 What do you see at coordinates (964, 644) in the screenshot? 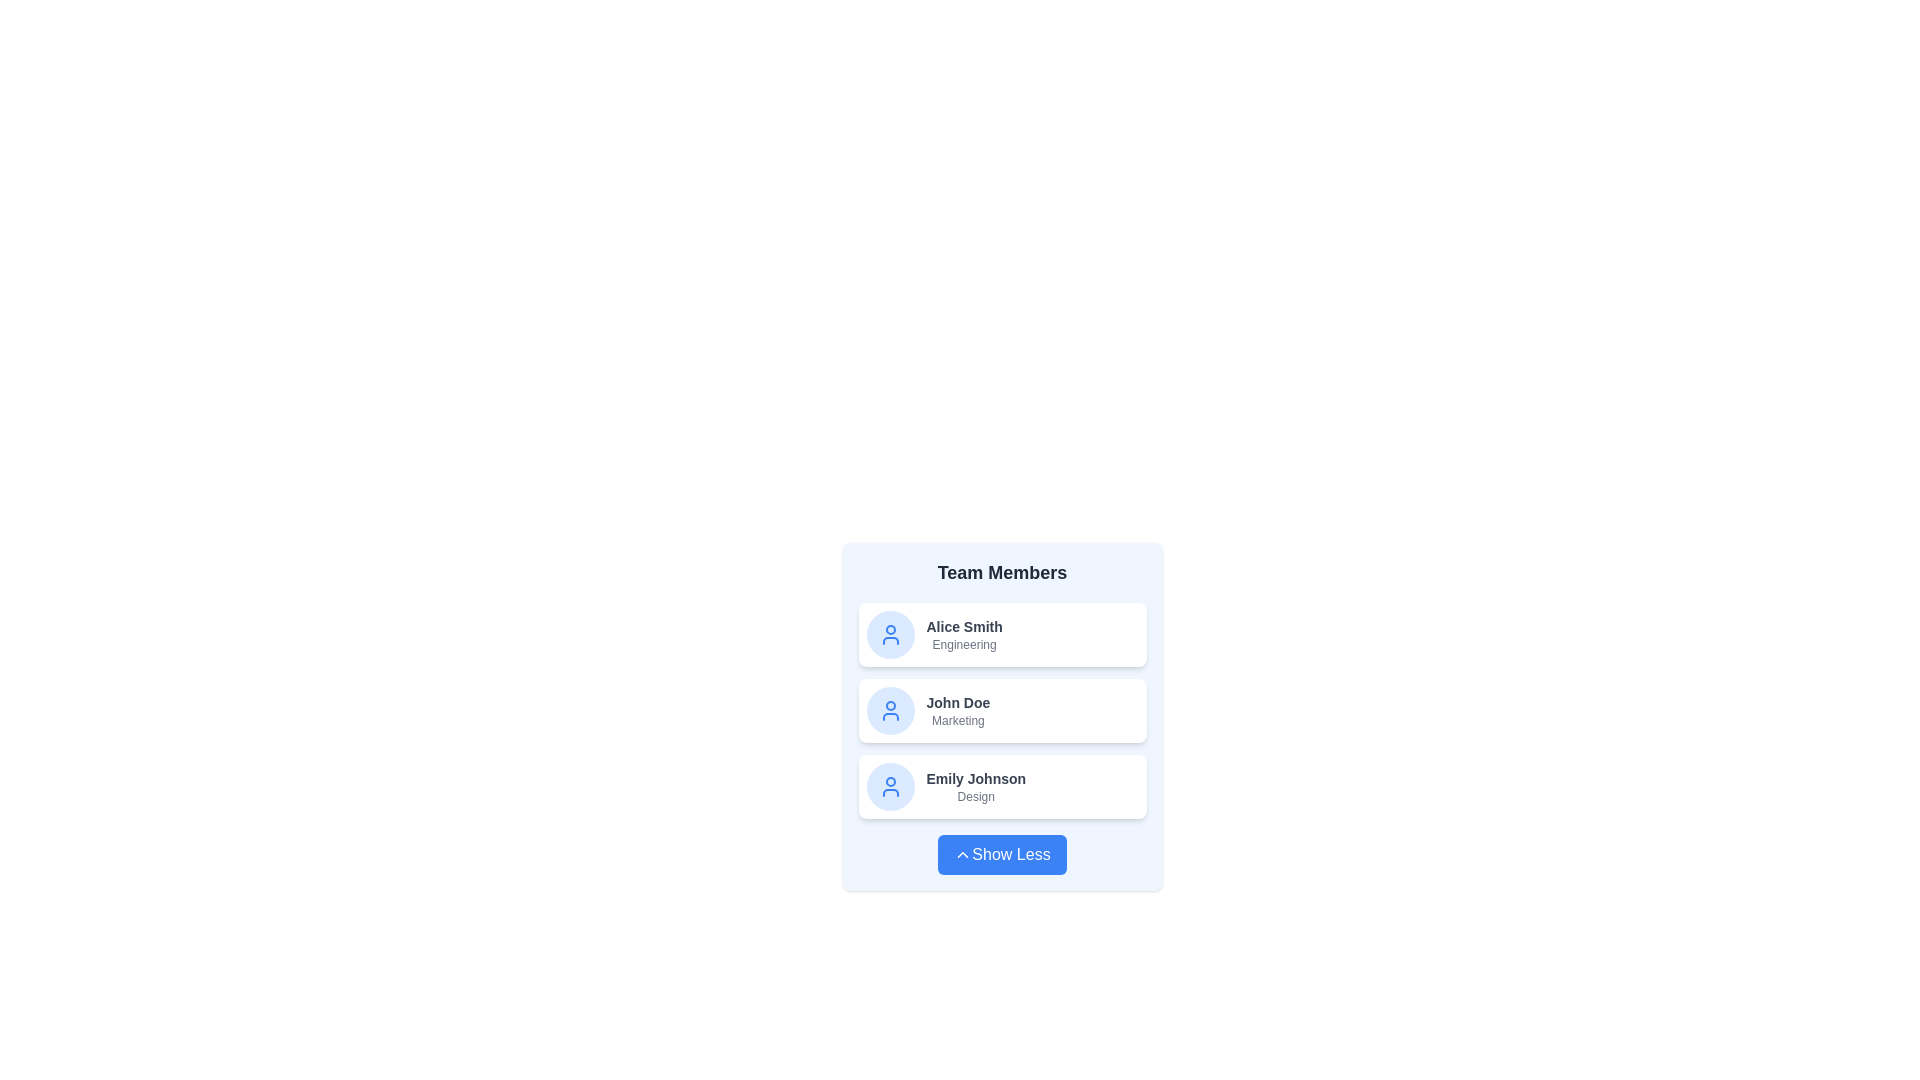
I see `the Static Text Label displaying 'Engineering', which is positioned below 'Alice Smith' in the 'Team Members' section of the card layout` at bounding box center [964, 644].